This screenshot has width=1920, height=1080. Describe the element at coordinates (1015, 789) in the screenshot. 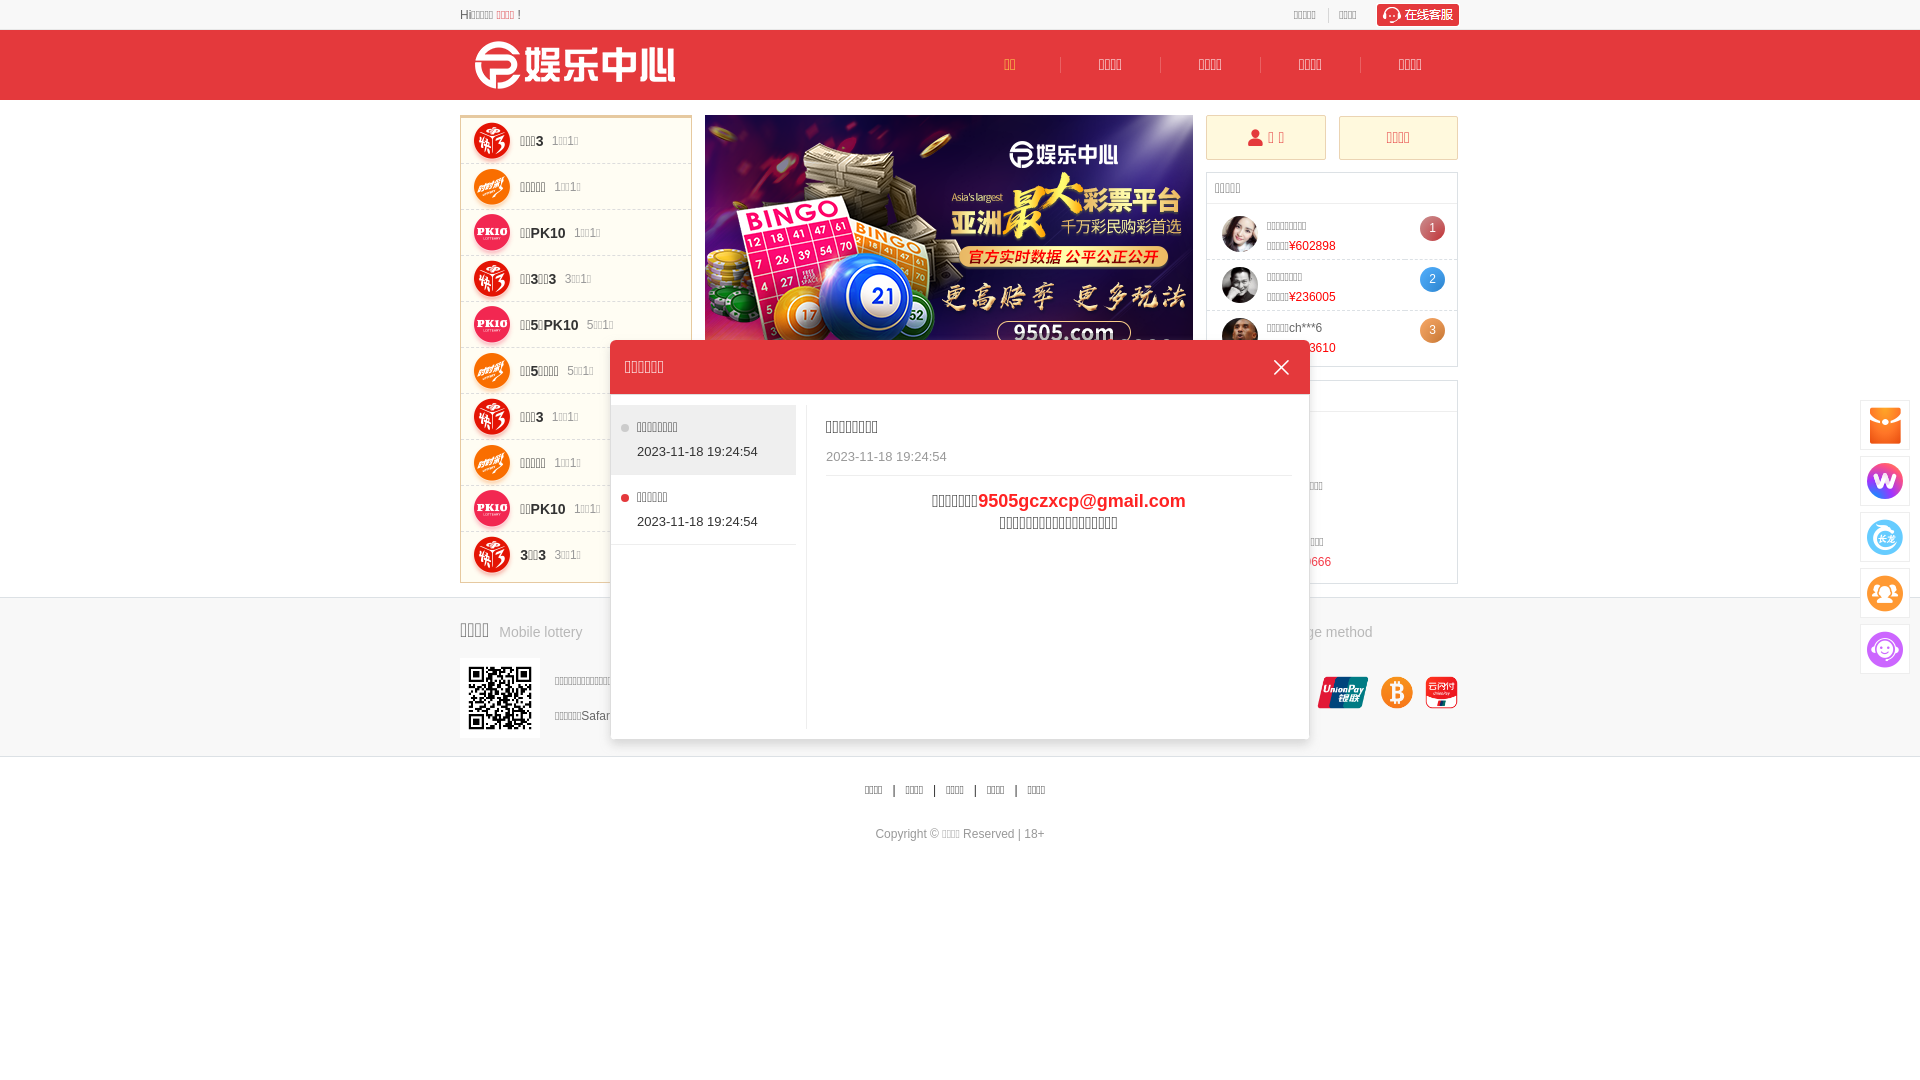

I see `'|'` at that location.